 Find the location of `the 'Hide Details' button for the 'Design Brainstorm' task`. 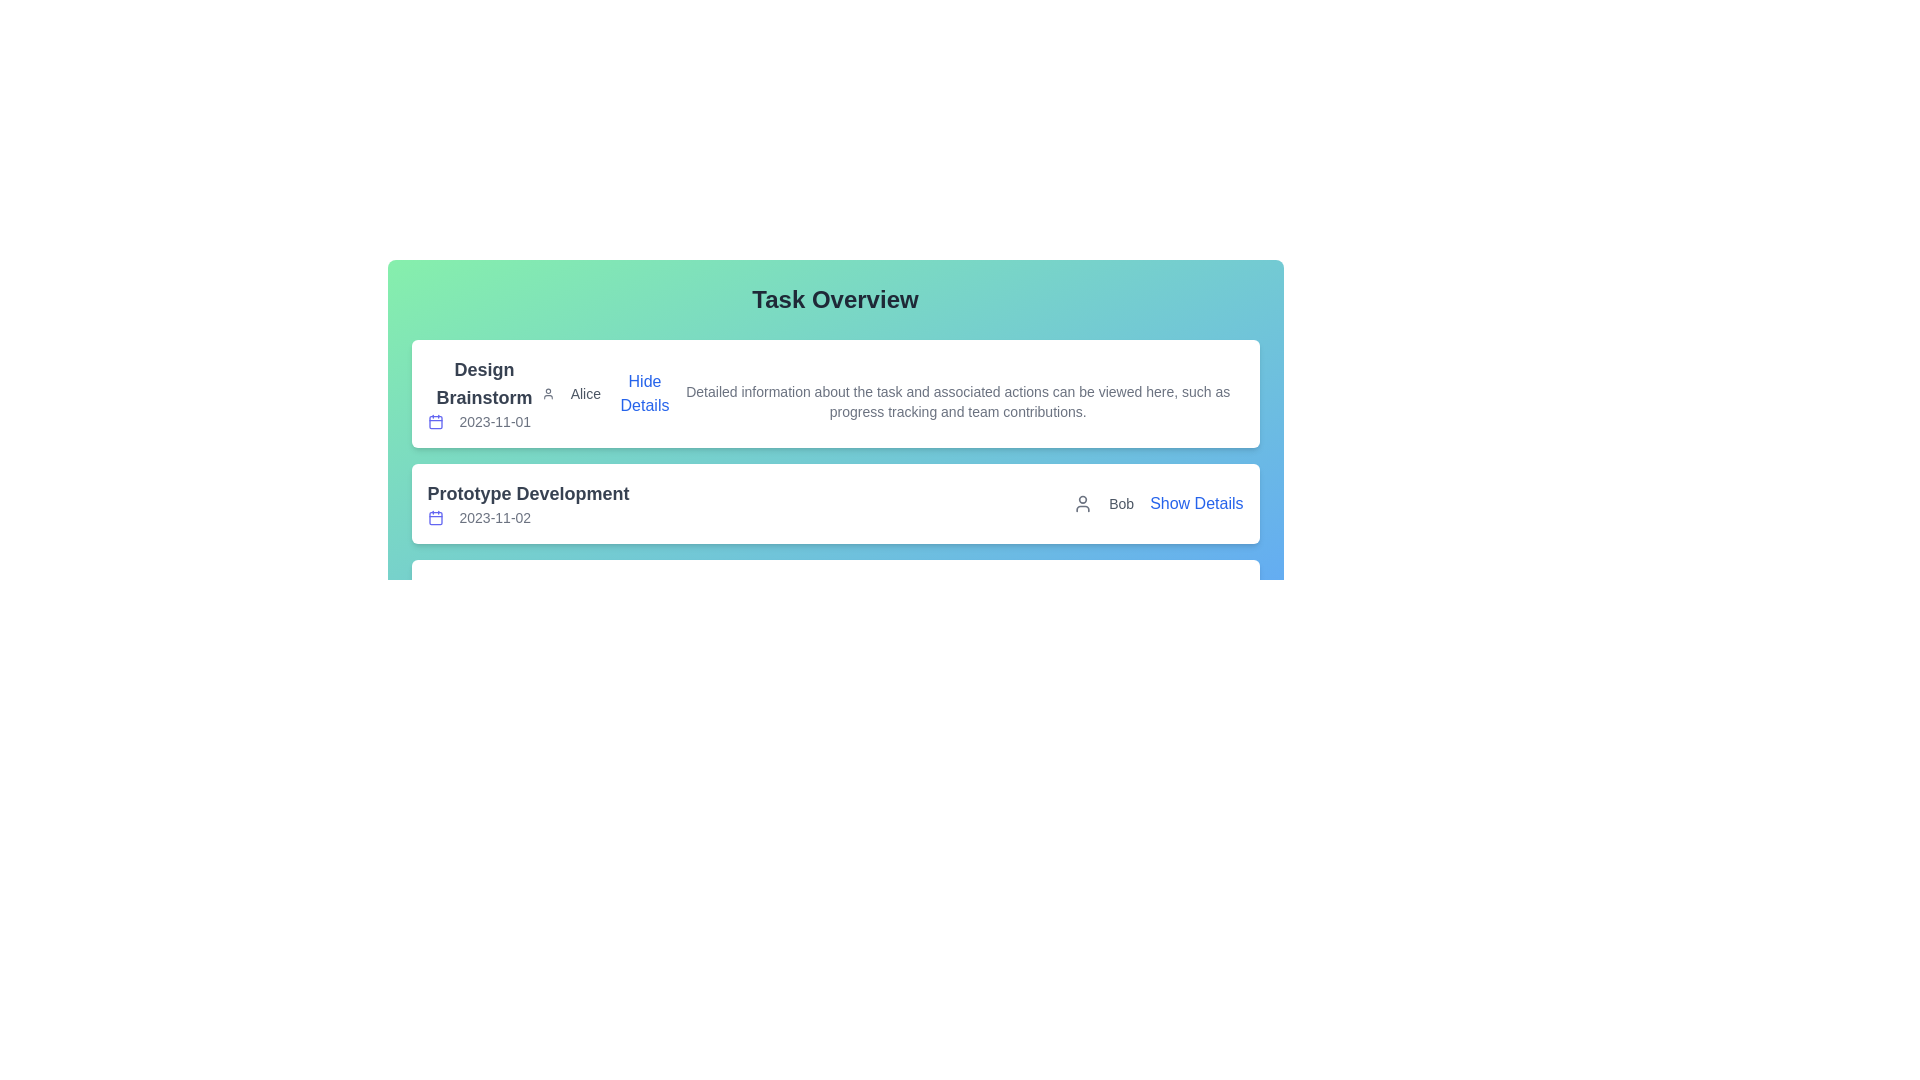

the 'Hide Details' button for the 'Design Brainstorm' task is located at coordinates (643, 393).